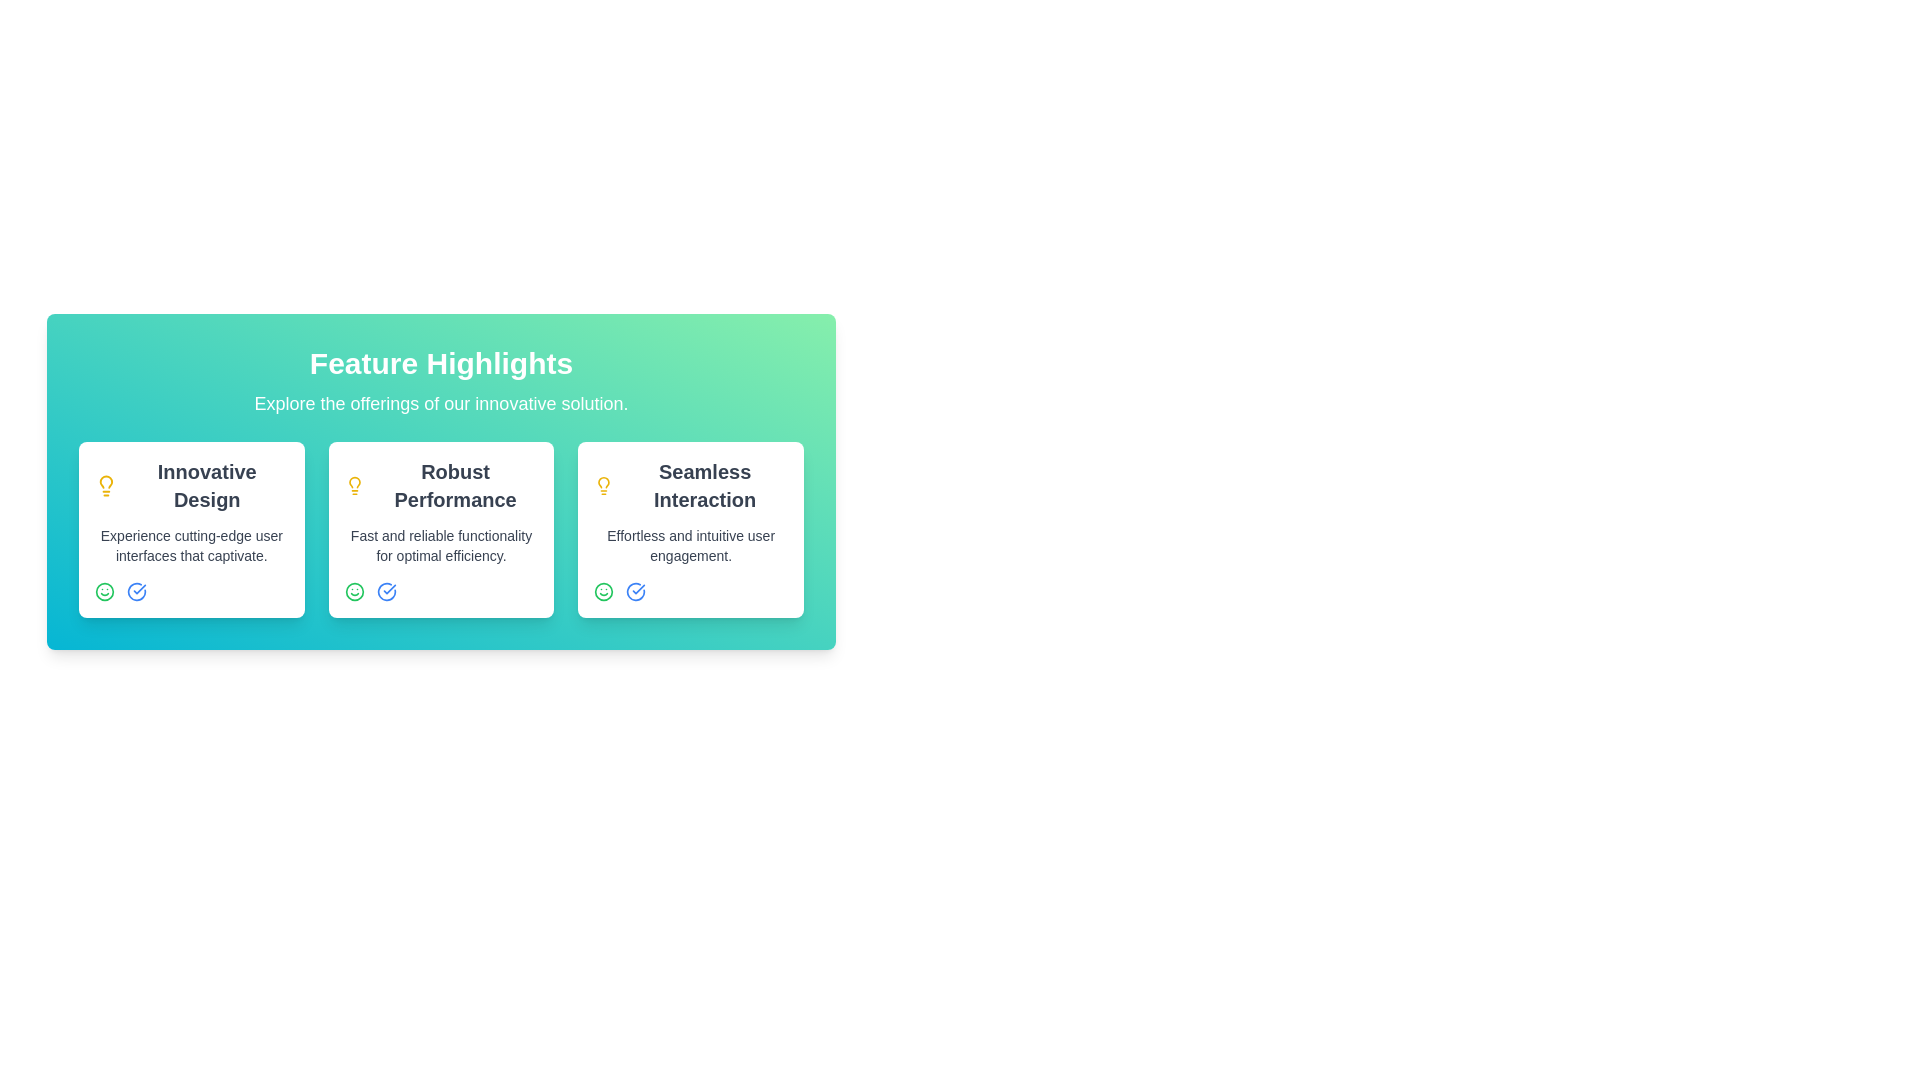  I want to click on the bold text 'Feature Highlights', which is prominently displayed at the center-top of the interface section, so click(440, 363).